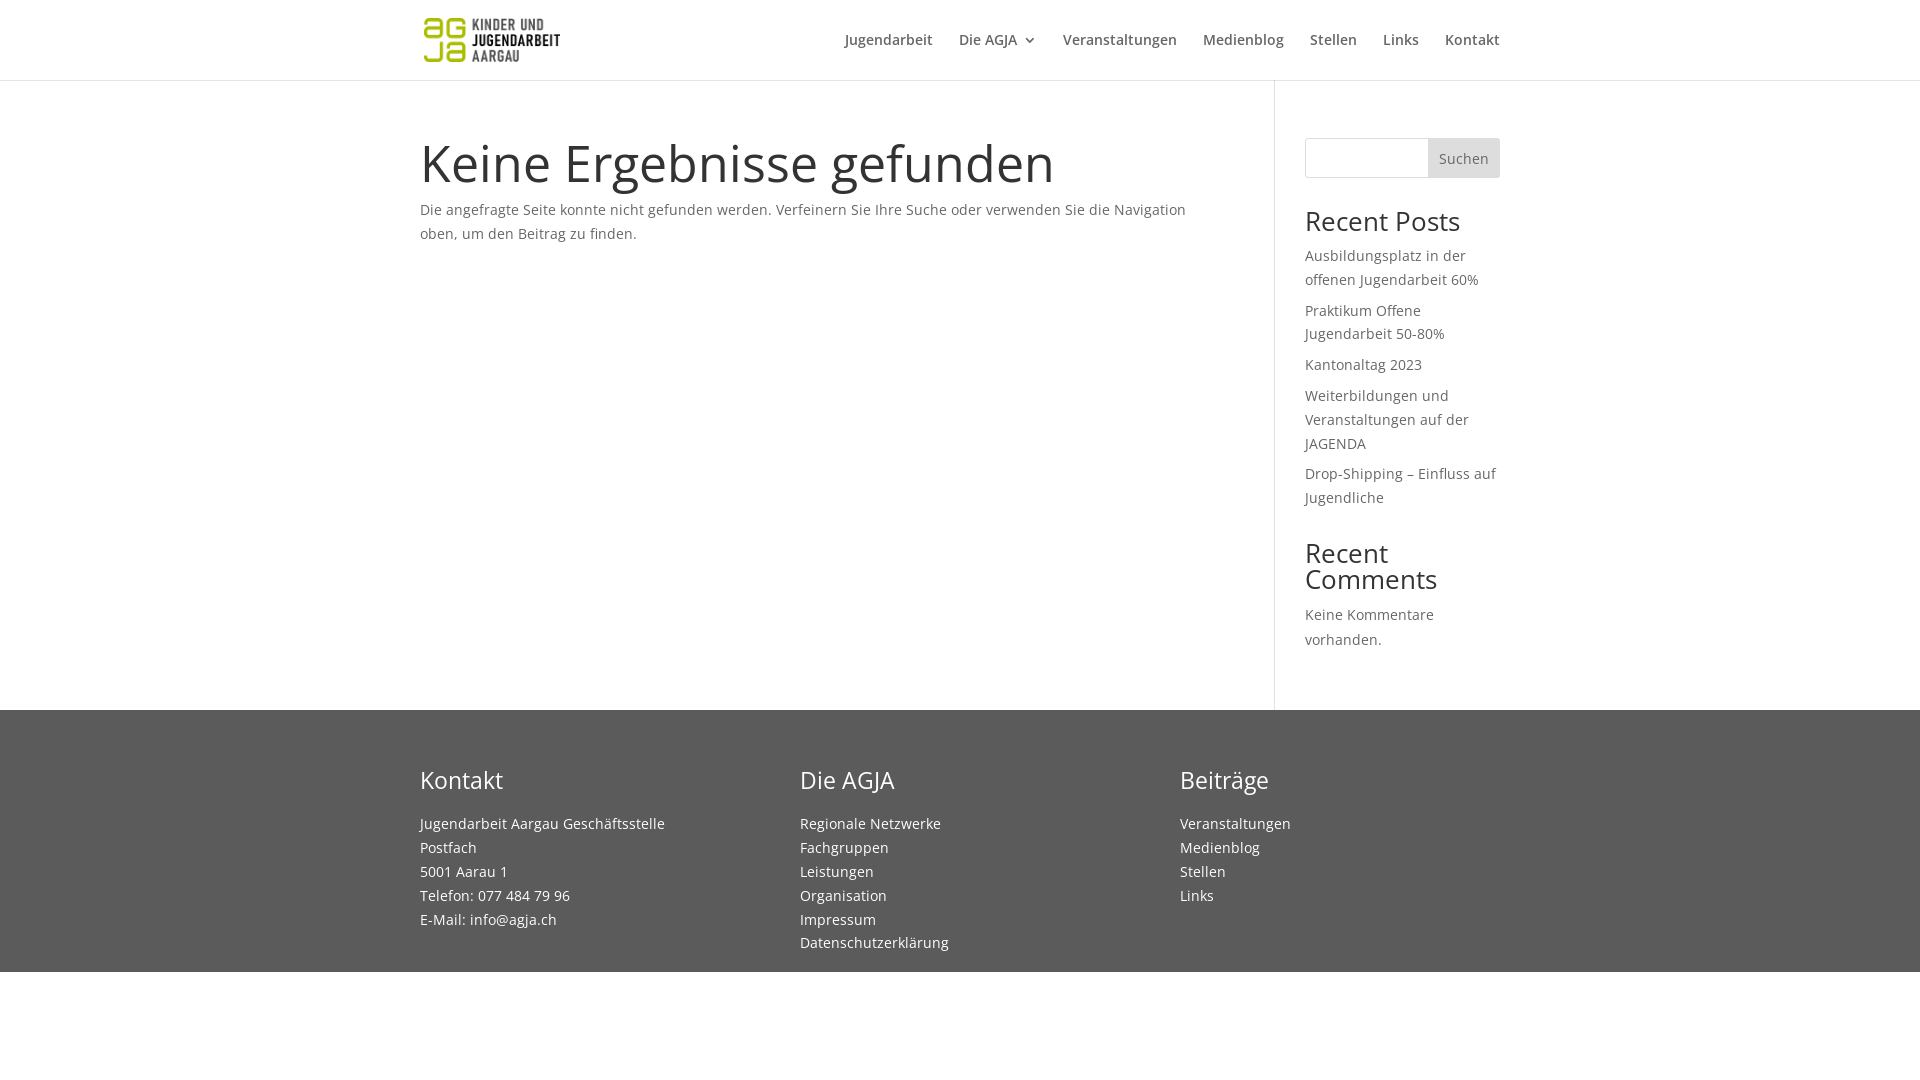 The height and width of the screenshot is (1080, 1920). What do you see at coordinates (1305, 321) in the screenshot?
I see `'Praktikum Offene Jugendarbeit 50-80%'` at bounding box center [1305, 321].